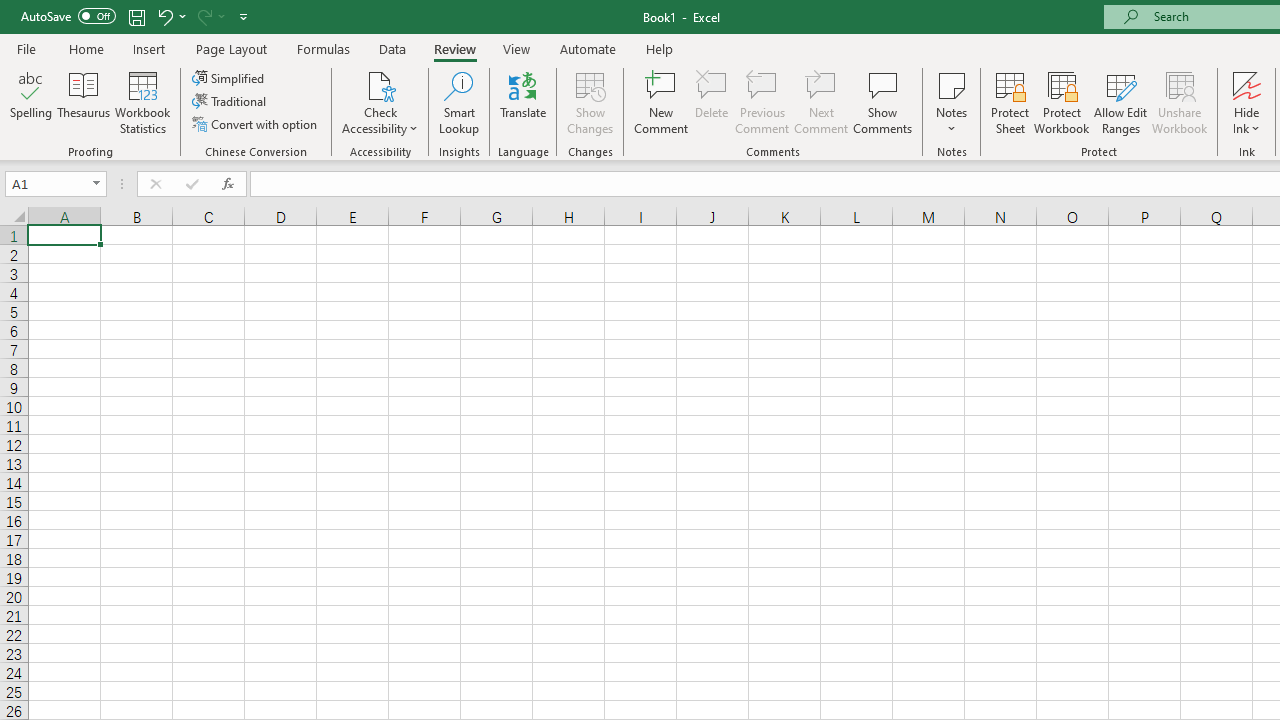  I want to click on 'Translate', so click(523, 103).